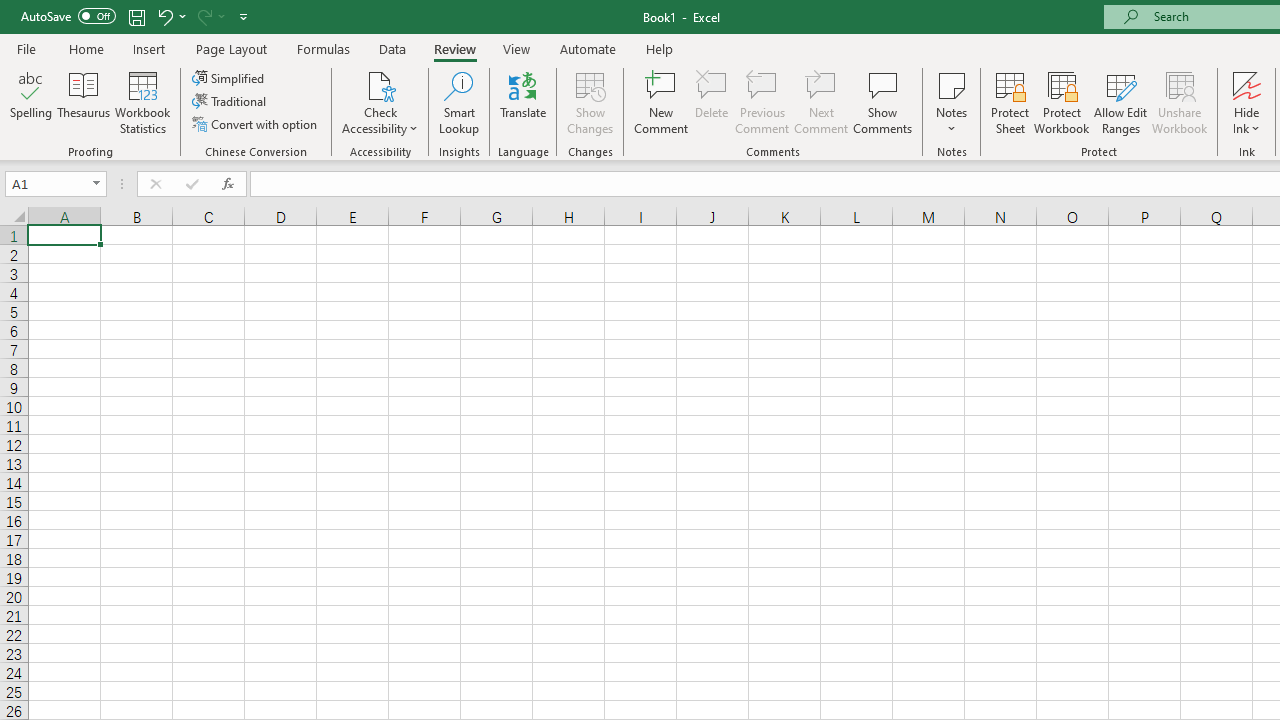  I want to click on 'Translate', so click(523, 103).